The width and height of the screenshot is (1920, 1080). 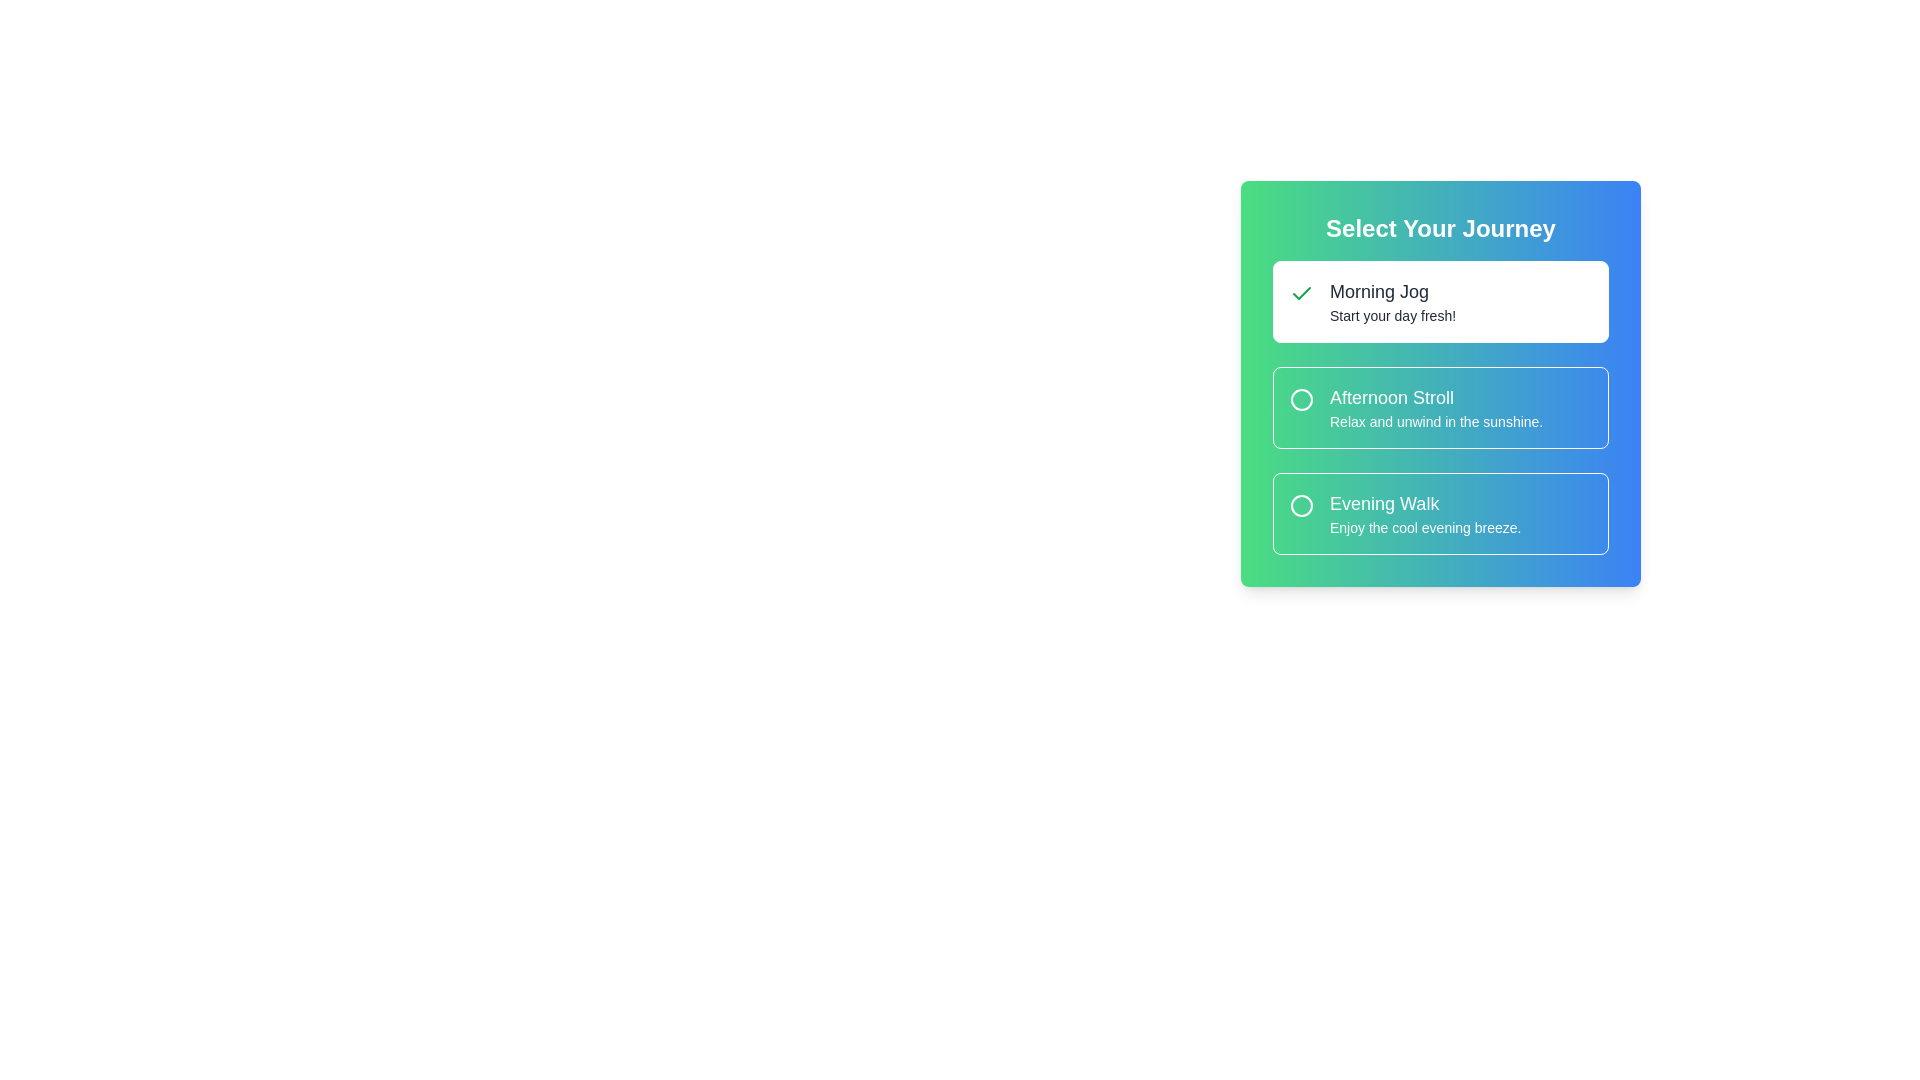 I want to click on the circular marker with a green fill and white border located at the top-left corner of the 'Evening Walk' option card, which is the third option in the list, so click(x=1301, y=504).